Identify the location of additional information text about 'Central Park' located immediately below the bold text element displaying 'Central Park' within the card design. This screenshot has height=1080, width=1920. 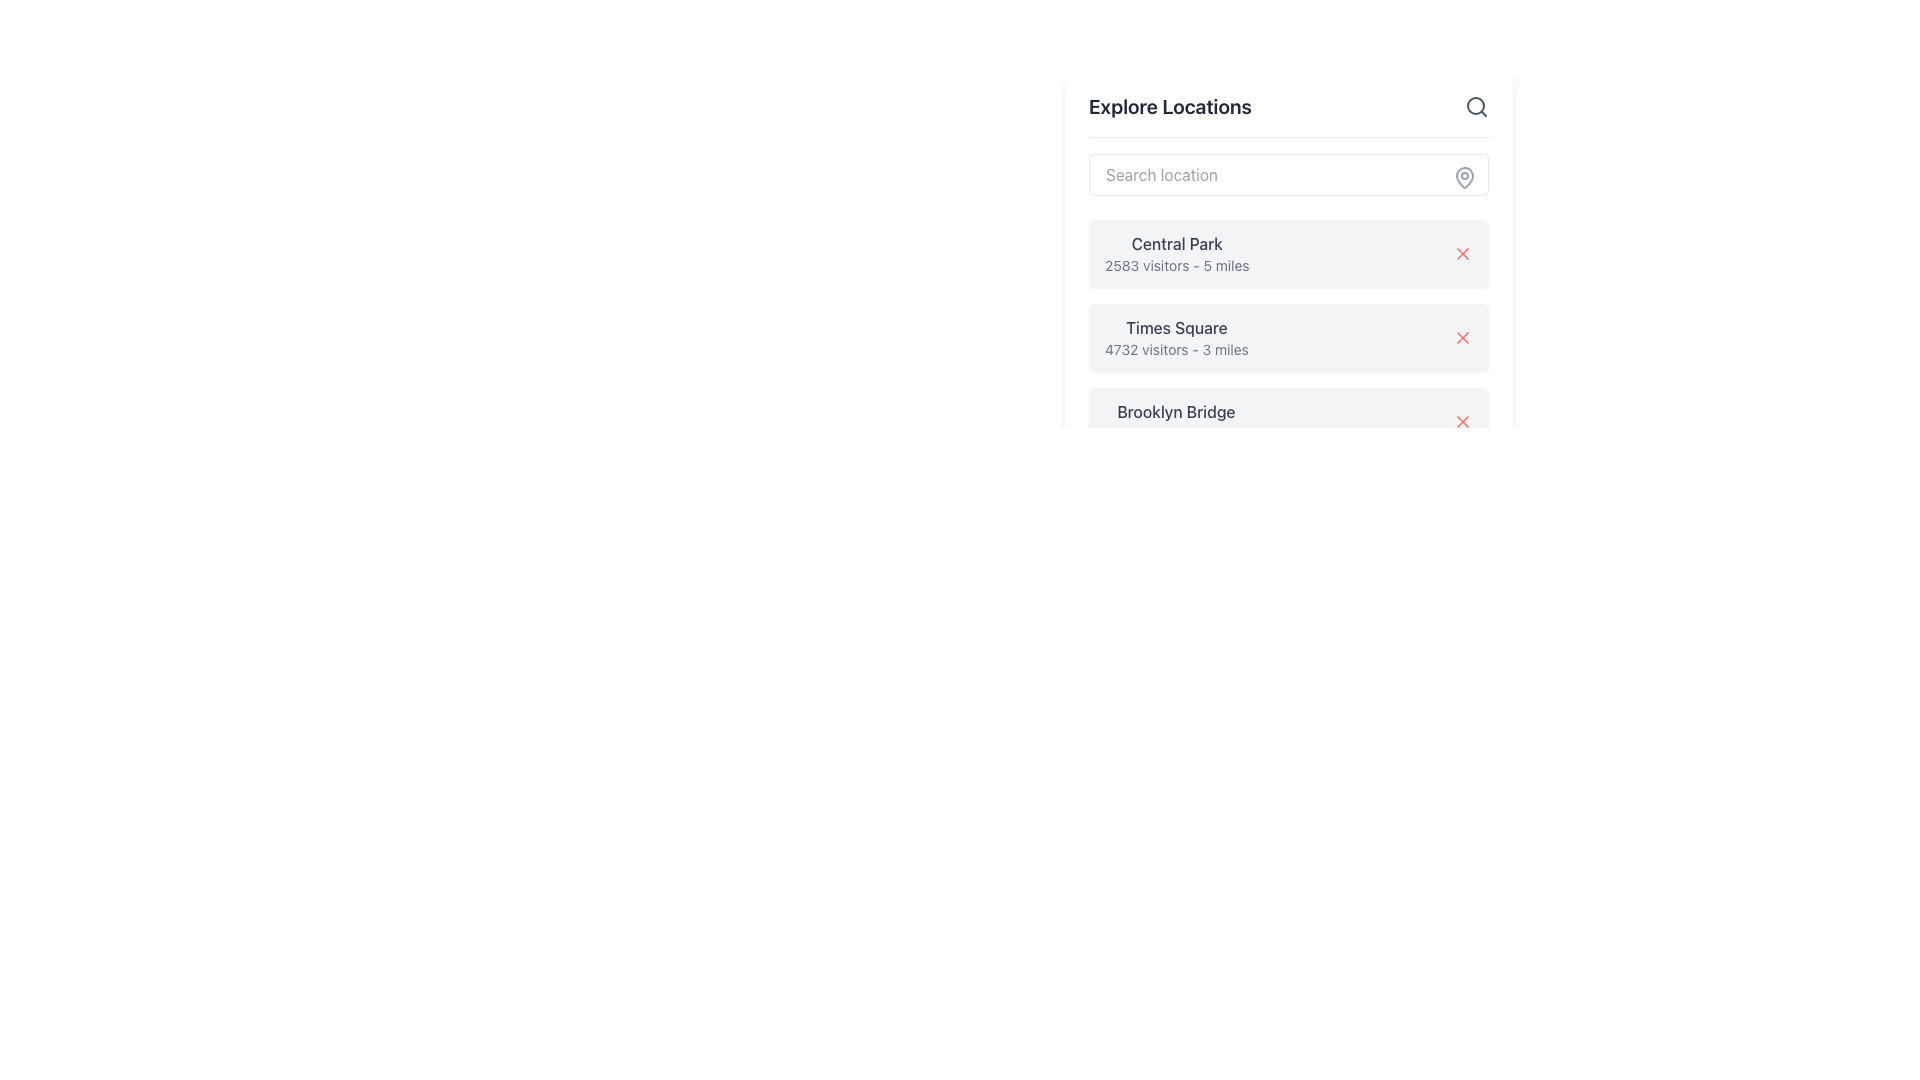
(1177, 265).